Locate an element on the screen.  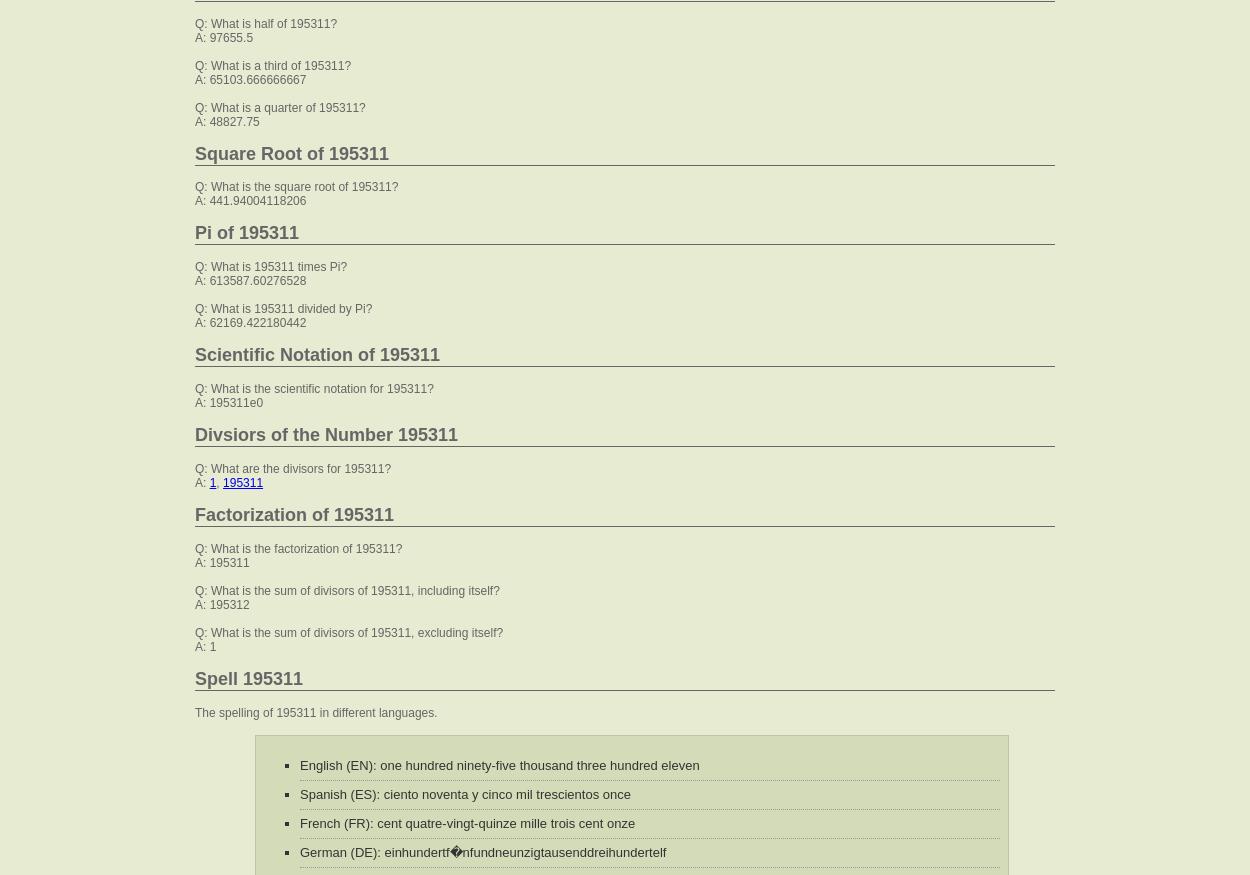
',' is located at coordinates (218, 483).